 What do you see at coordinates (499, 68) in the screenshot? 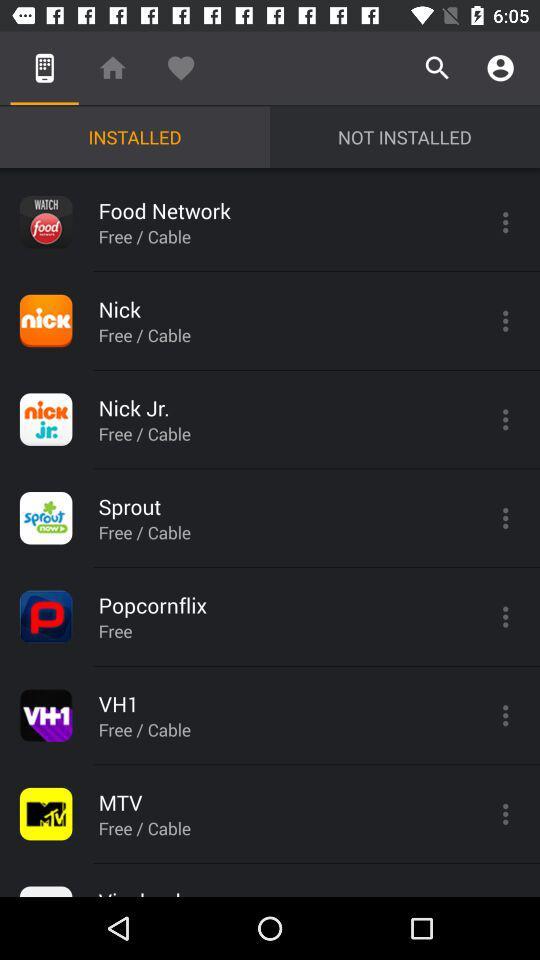
I see `the icon above not installed` at bounding box center [499, 68].